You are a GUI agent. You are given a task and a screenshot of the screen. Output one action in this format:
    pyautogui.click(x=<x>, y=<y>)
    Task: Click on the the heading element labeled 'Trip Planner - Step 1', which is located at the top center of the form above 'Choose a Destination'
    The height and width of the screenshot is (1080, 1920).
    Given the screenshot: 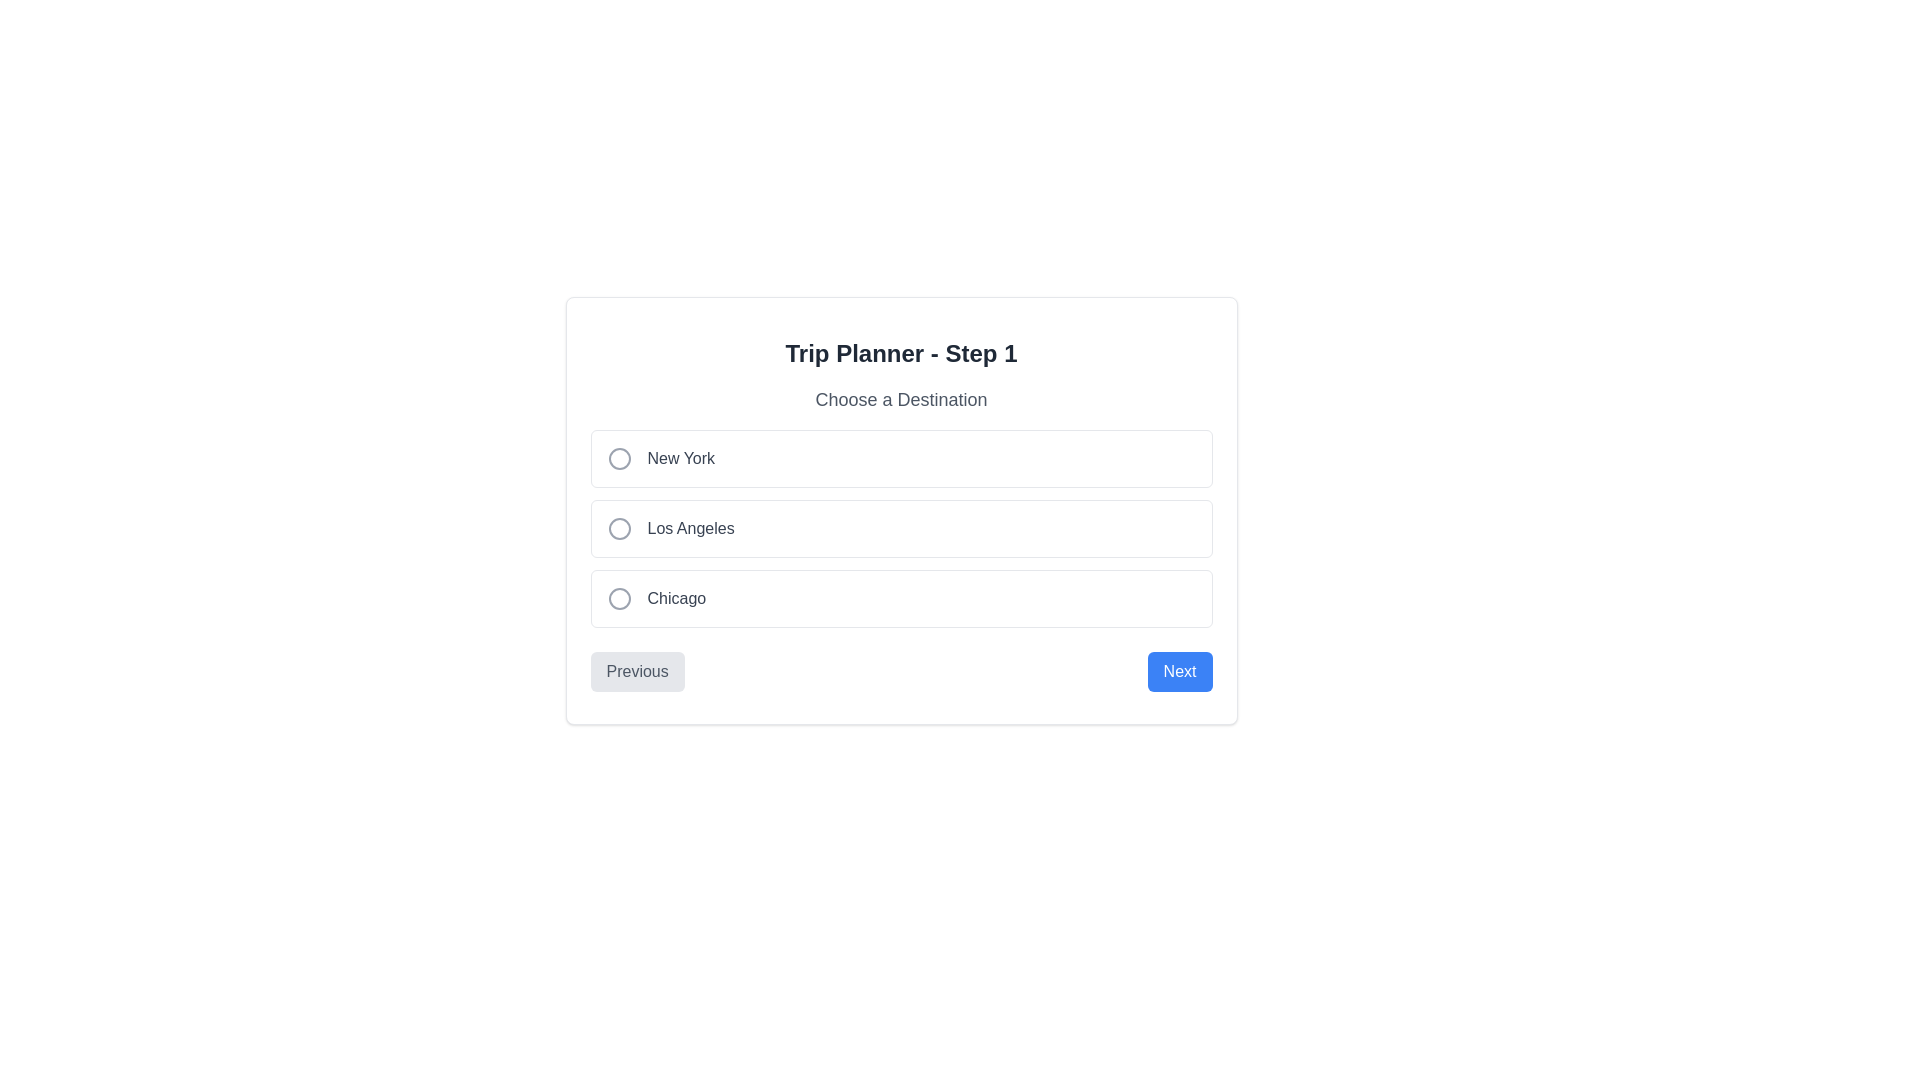 What is the action you would take?
    pyautogui.click(x=900, y=353)
    